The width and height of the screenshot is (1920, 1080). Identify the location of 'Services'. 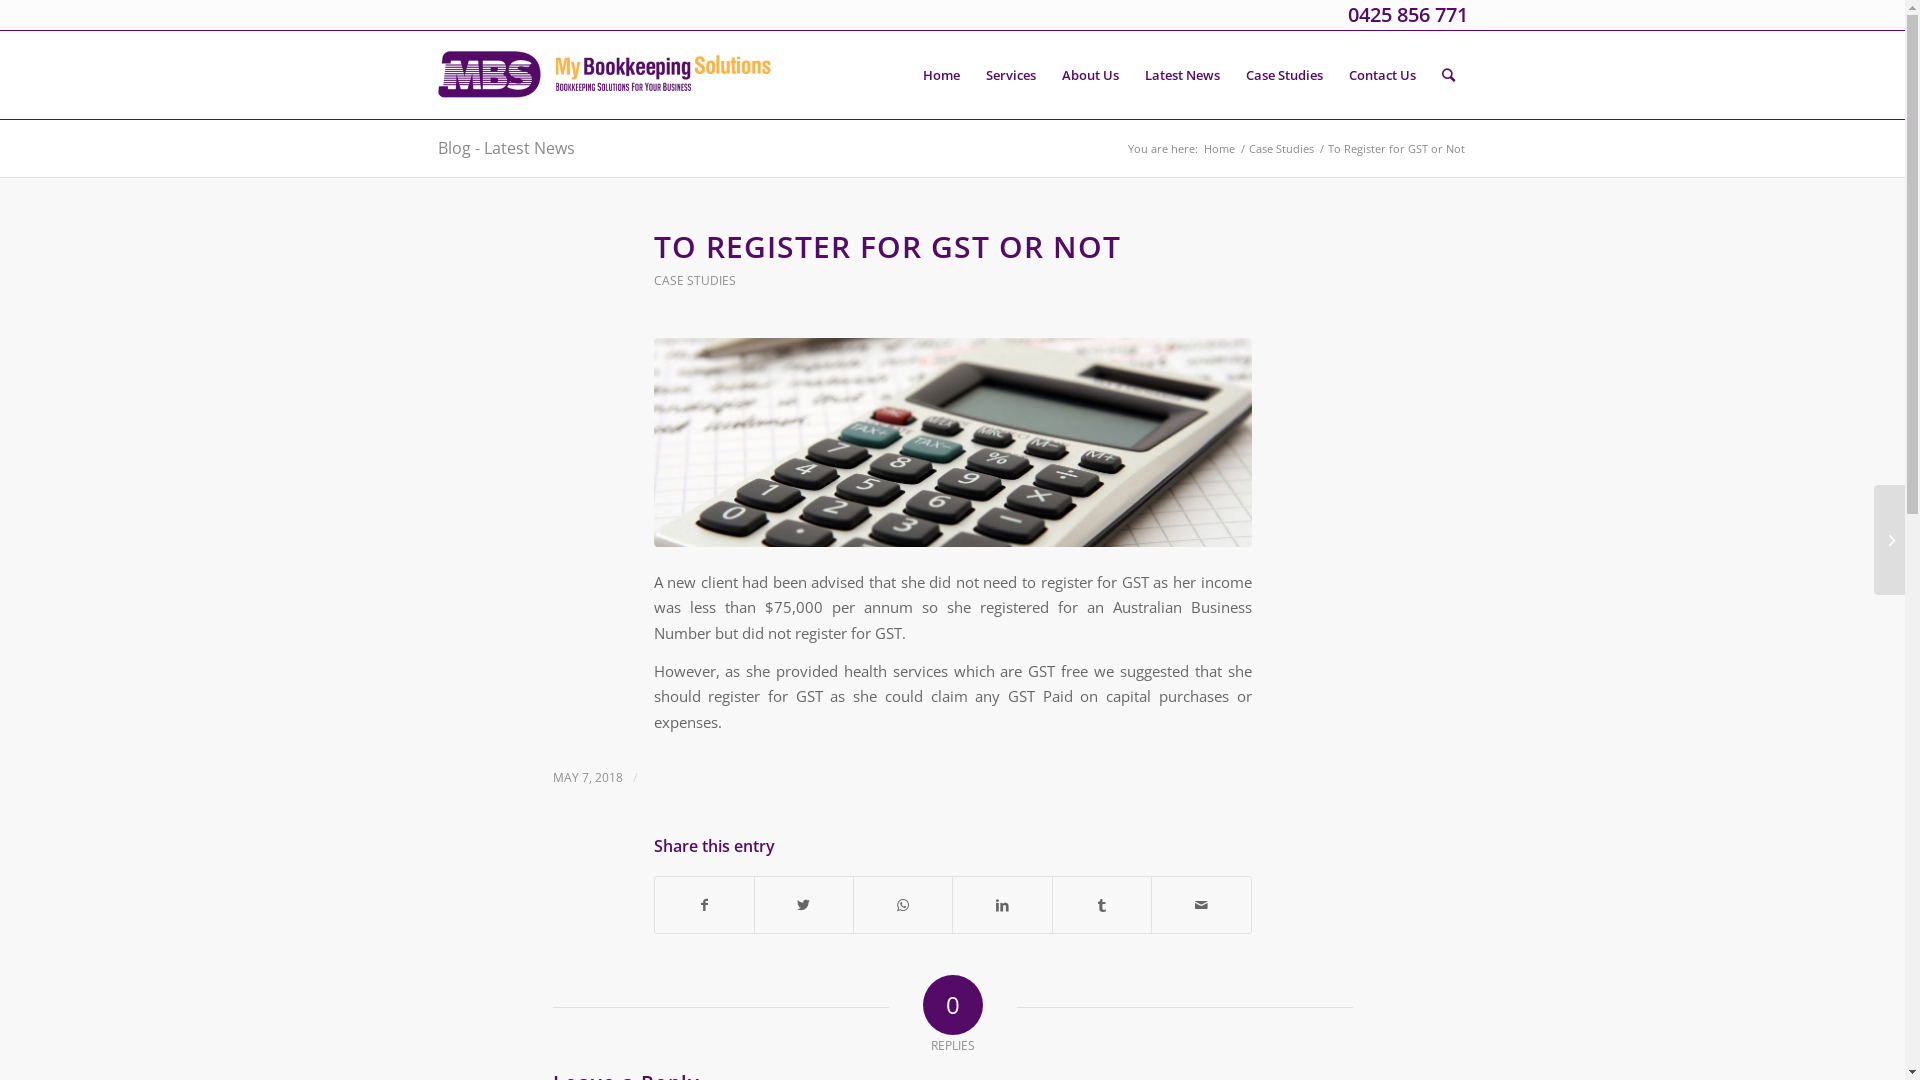
(1009, 73).